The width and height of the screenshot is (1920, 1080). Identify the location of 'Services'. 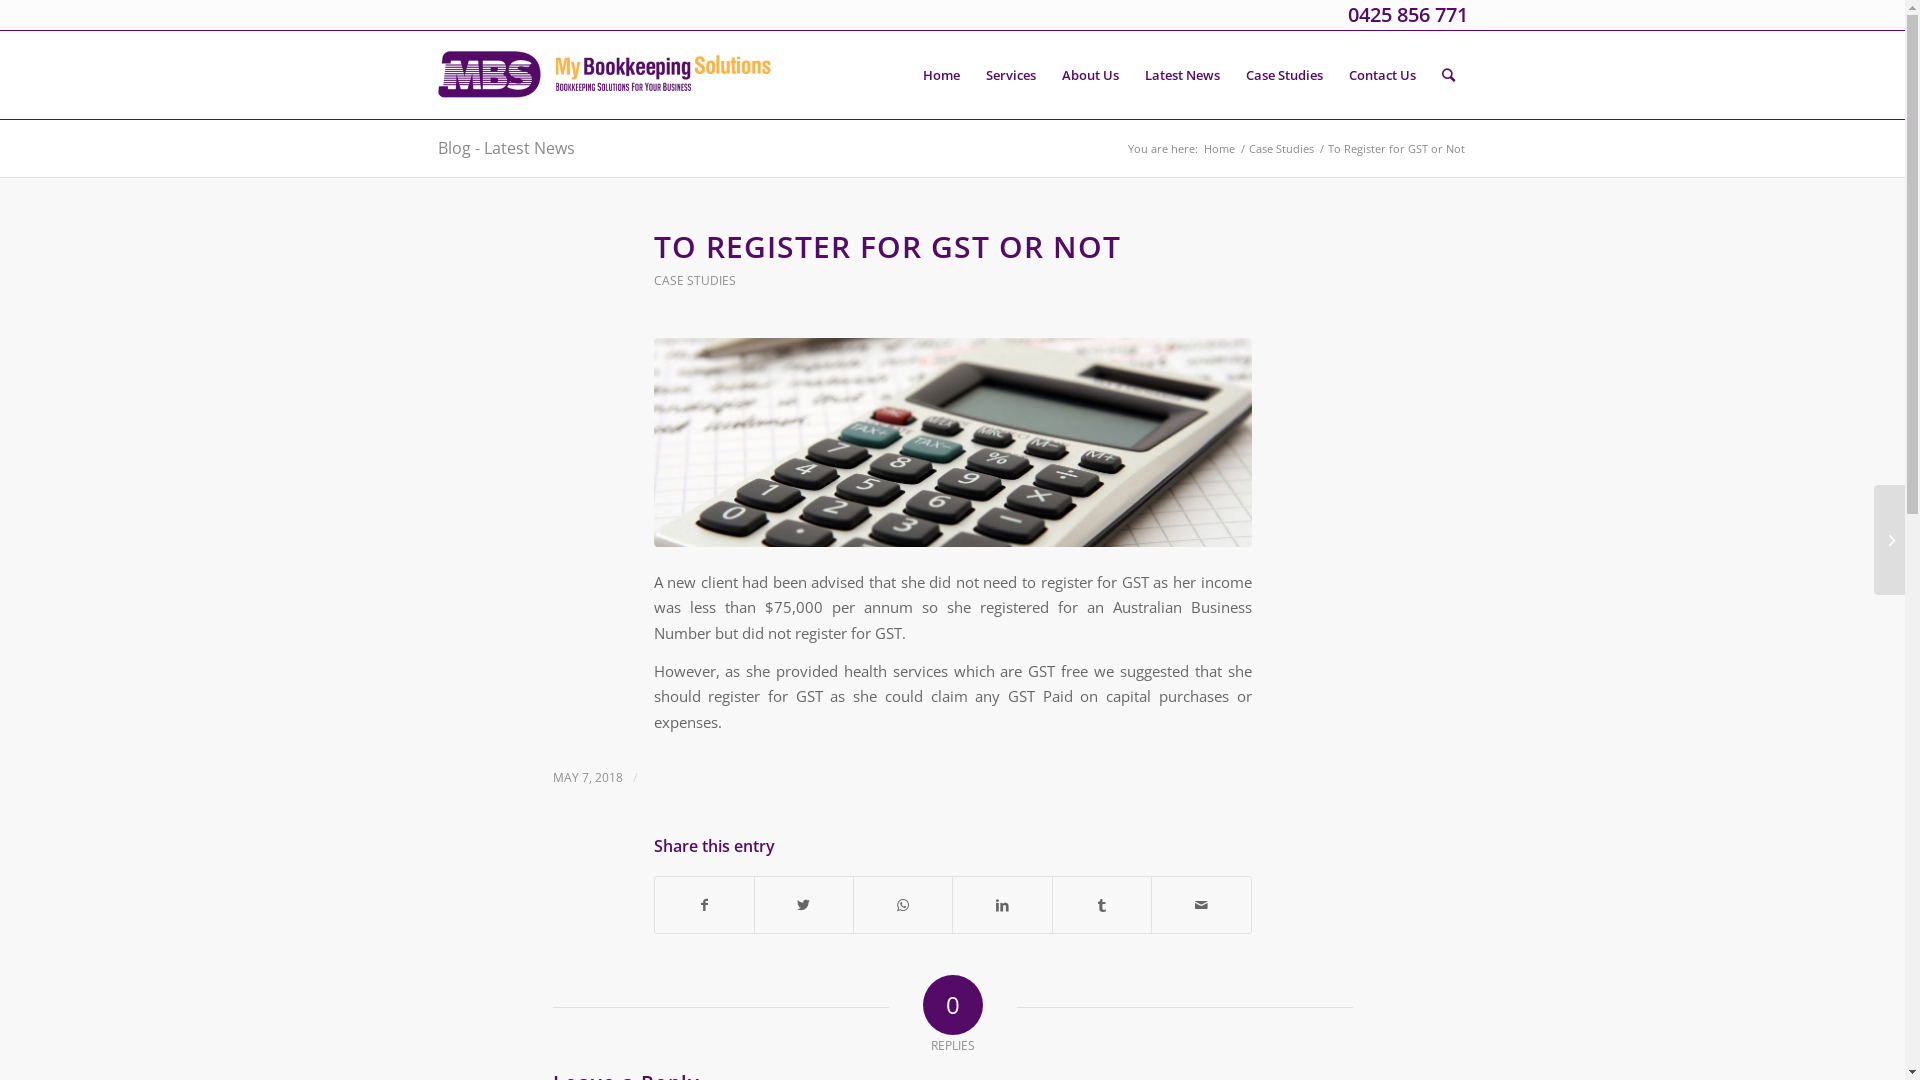
(1009, 73).